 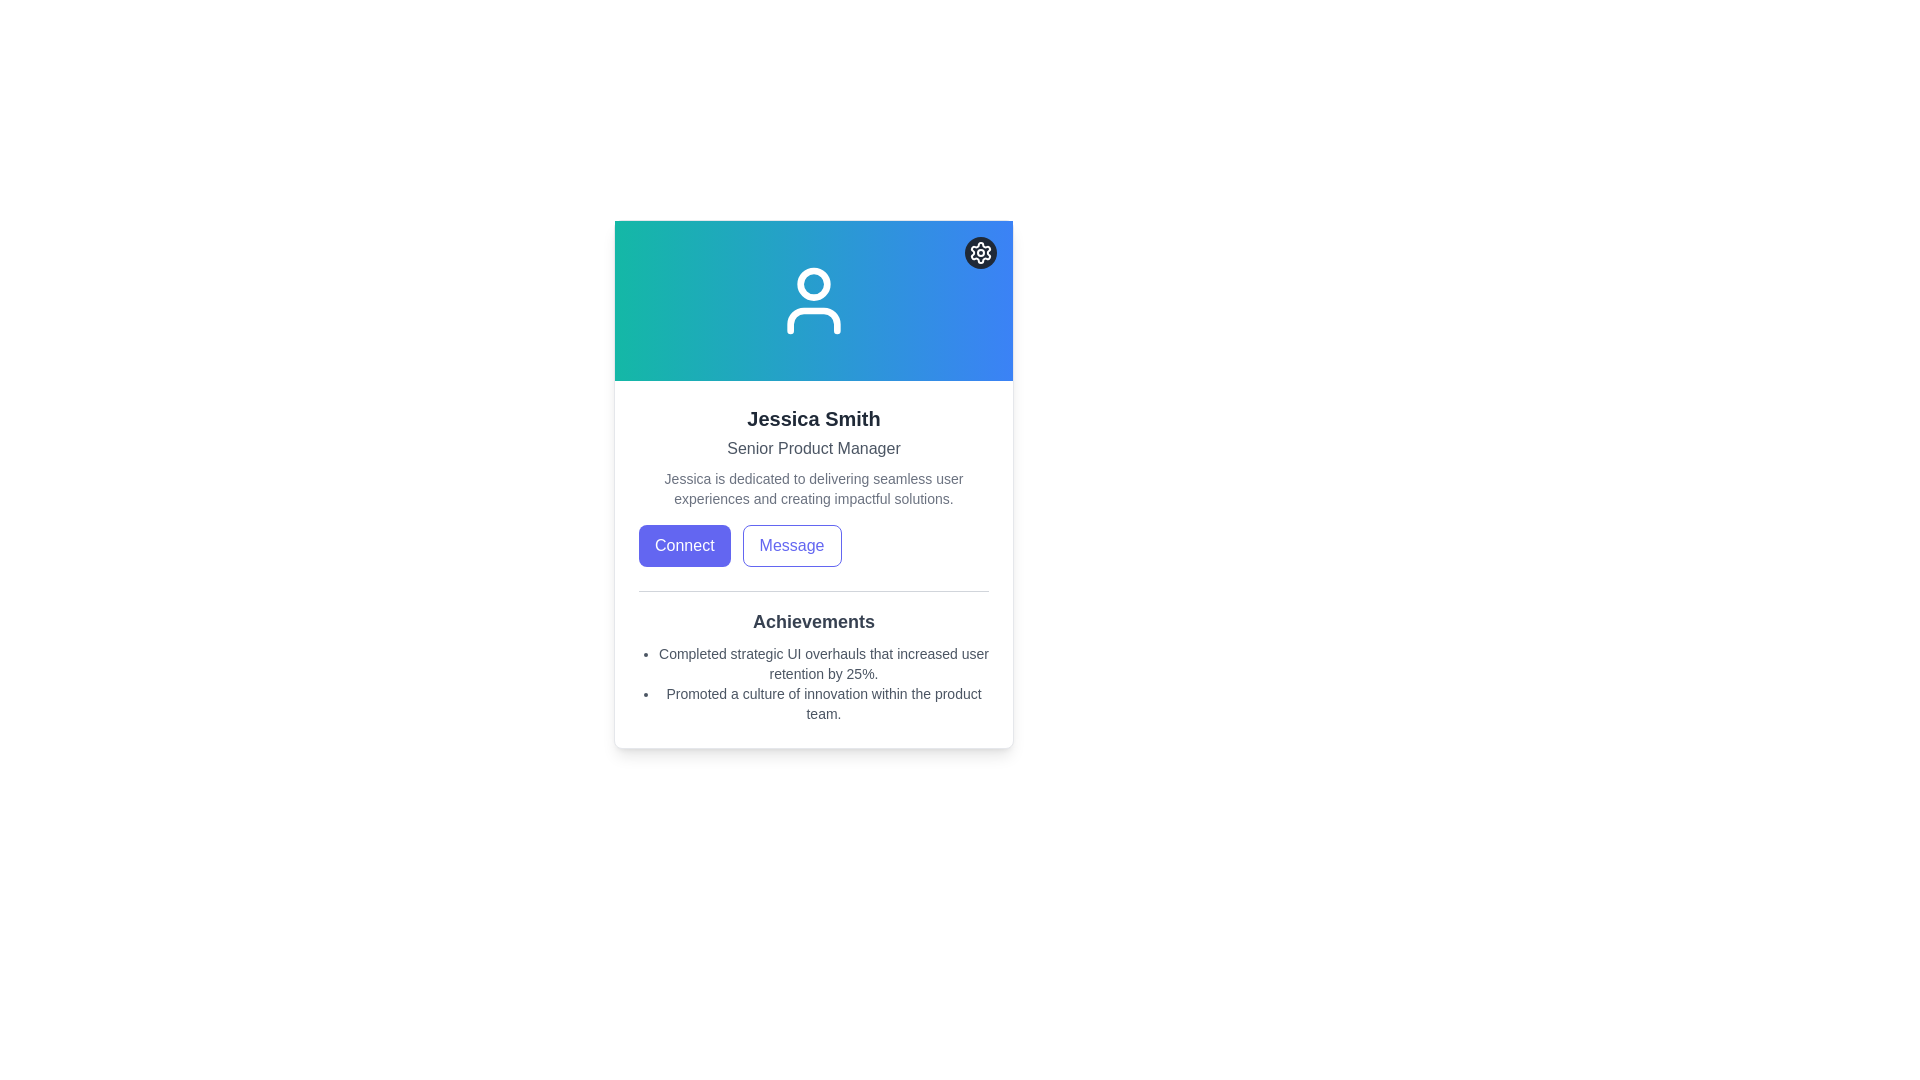 I want to click on the 'Achievements' text block, which includes a title and two bullet points detailing specific accomplishments, positioned at the bottom half of the profile card, so click(x=814, y=656).